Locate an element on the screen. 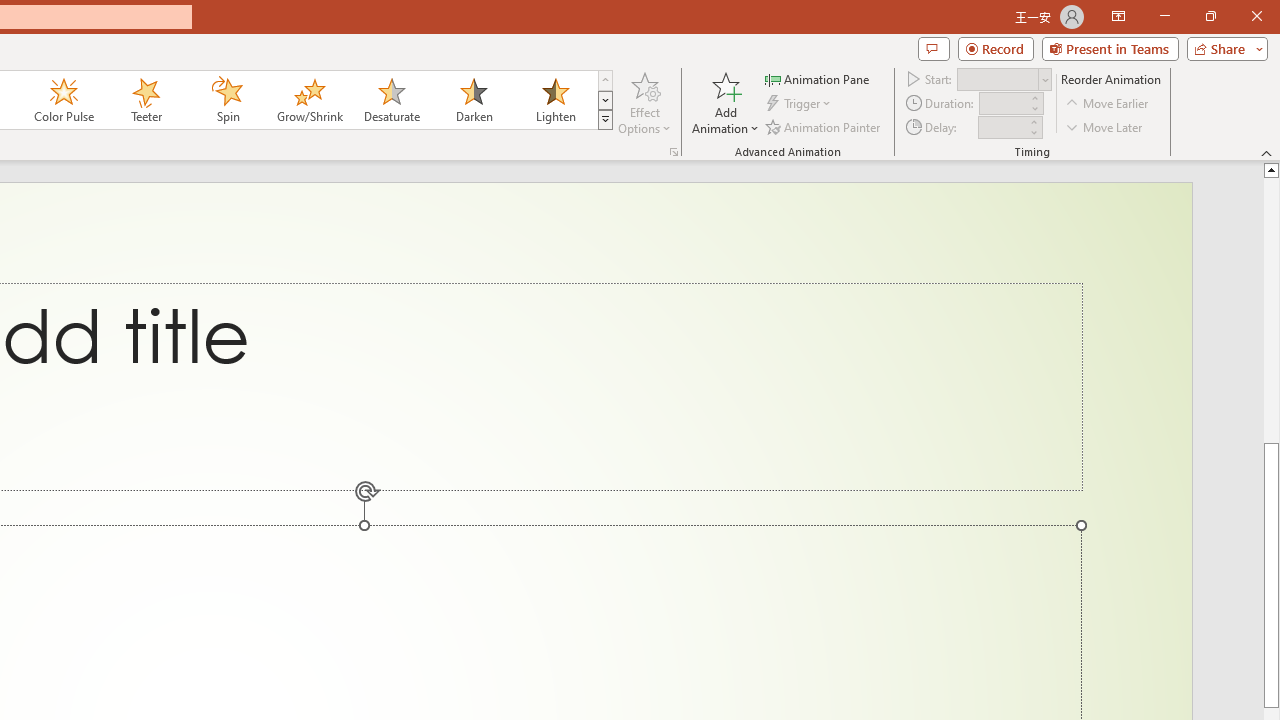 Image resolution: width=1280 pixels, height=720 pixels. 'Animation Duration' is located at coordinates (1003, 103).